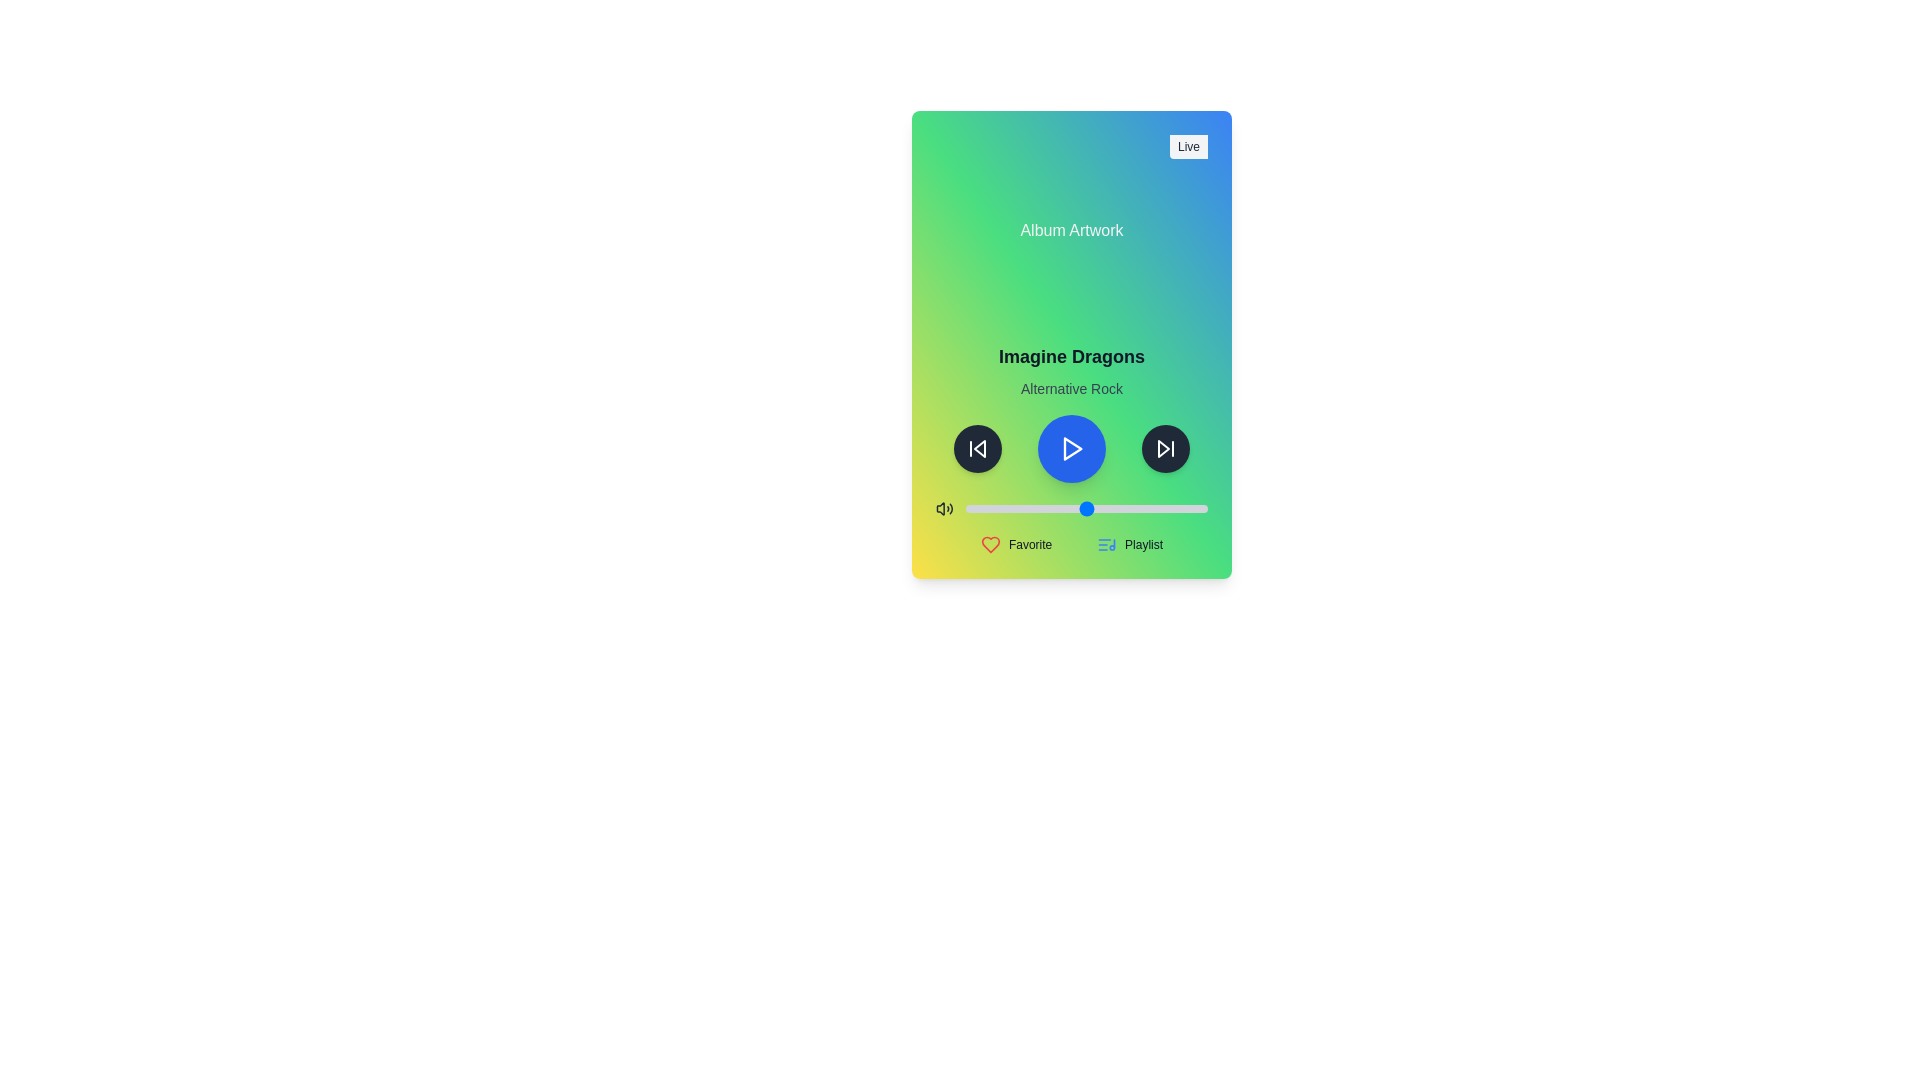 This screenshot has width=1920, height=1080. What do you see at coordinates (1070, 356) in the screenshot?
I see `the artist name text label, which is centrally located in the card interface, beneath the 'Album Artwork' label and above 'Alternative Rock'` at bounding box center [1070, 356].